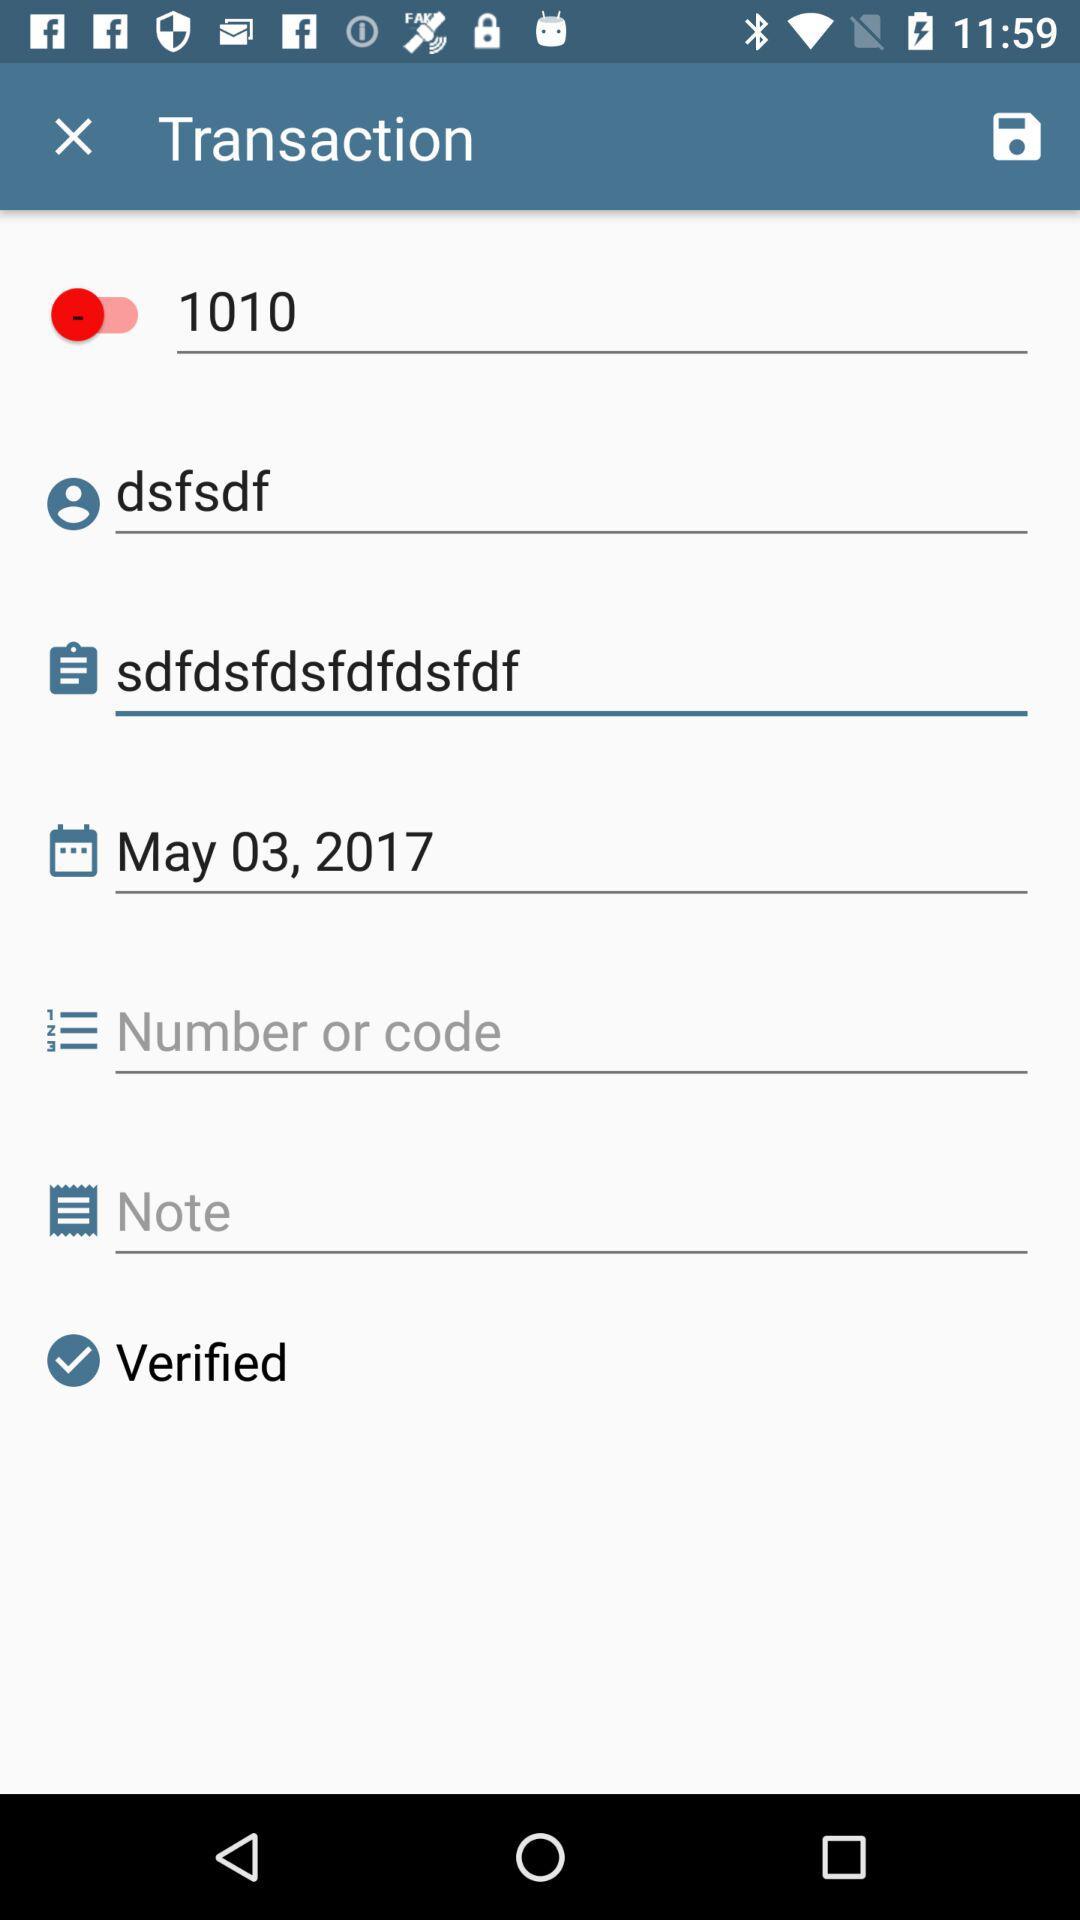 The image size is (1080, 1920). Describe the element at coordinates (104, 313) in the screenshot. I see `account` at that location.